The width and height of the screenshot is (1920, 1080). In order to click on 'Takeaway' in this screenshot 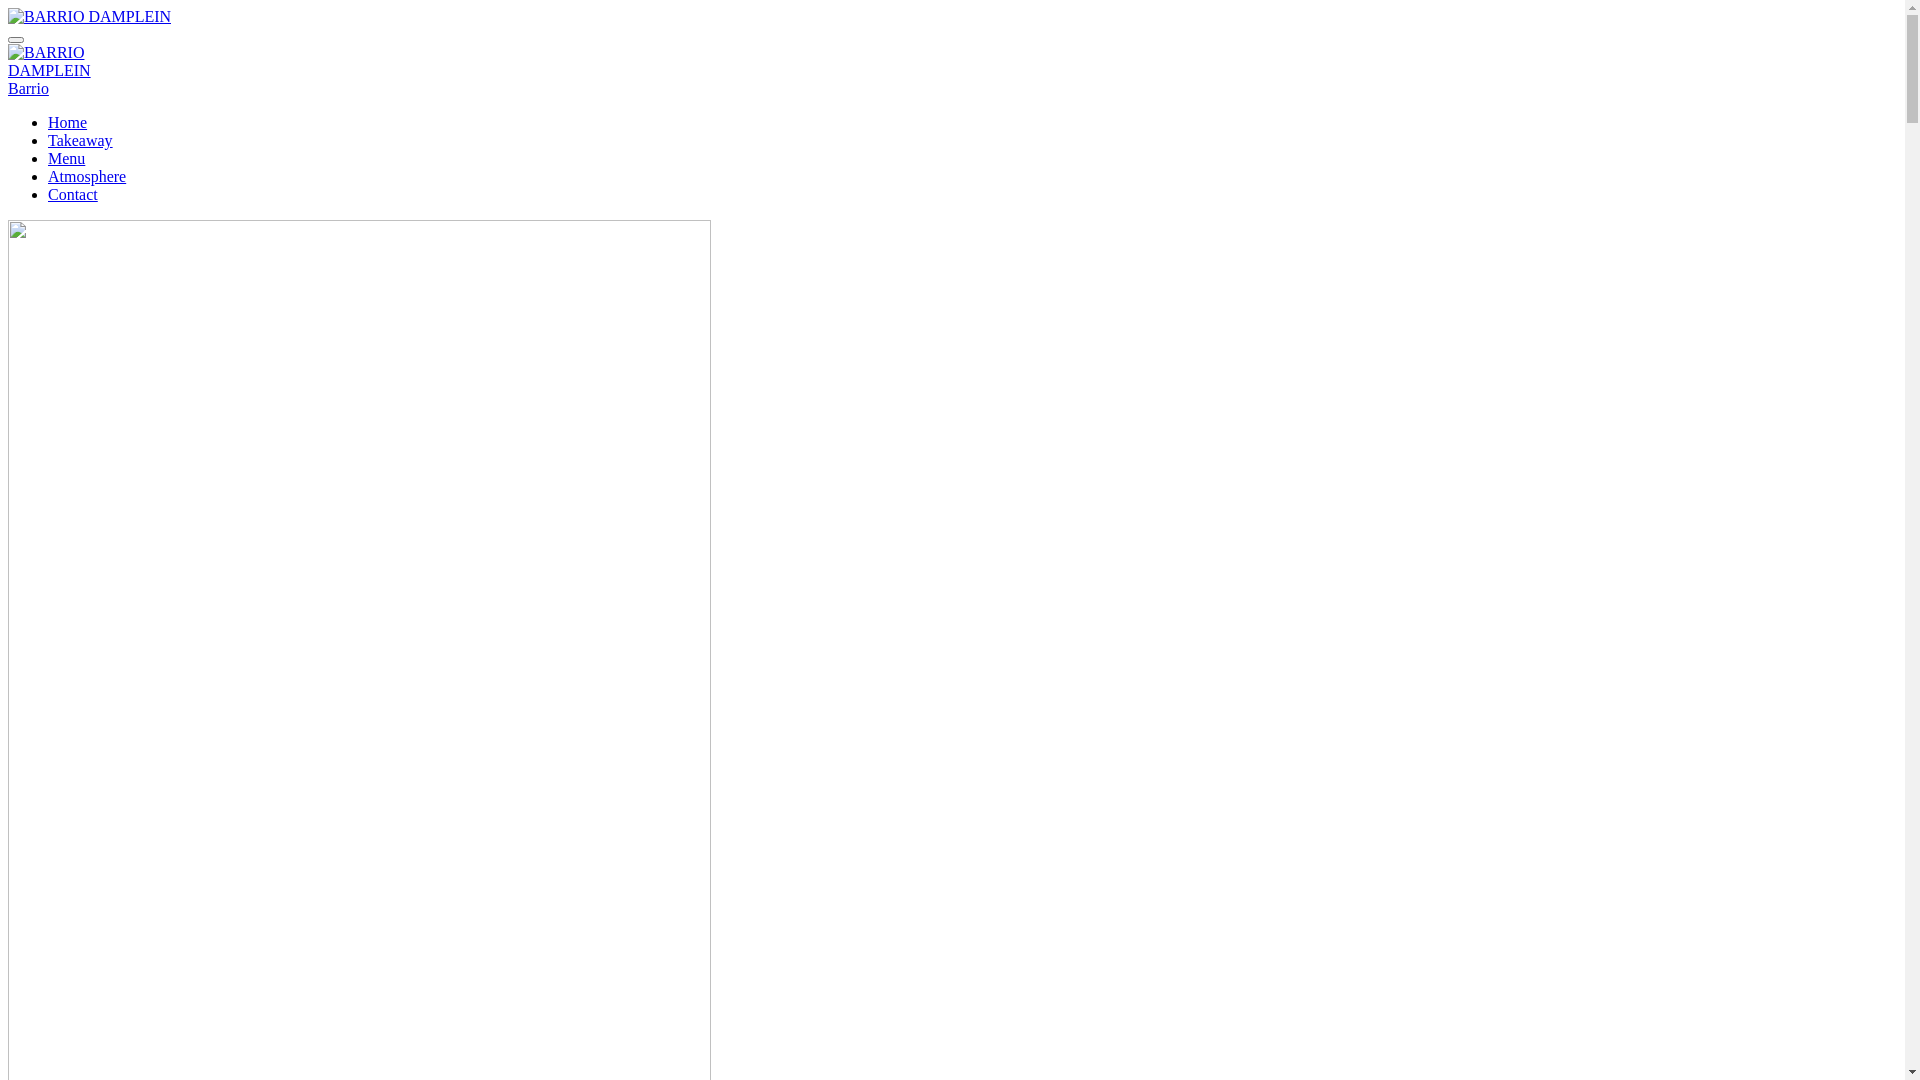, I will do `click(48, 139)`.